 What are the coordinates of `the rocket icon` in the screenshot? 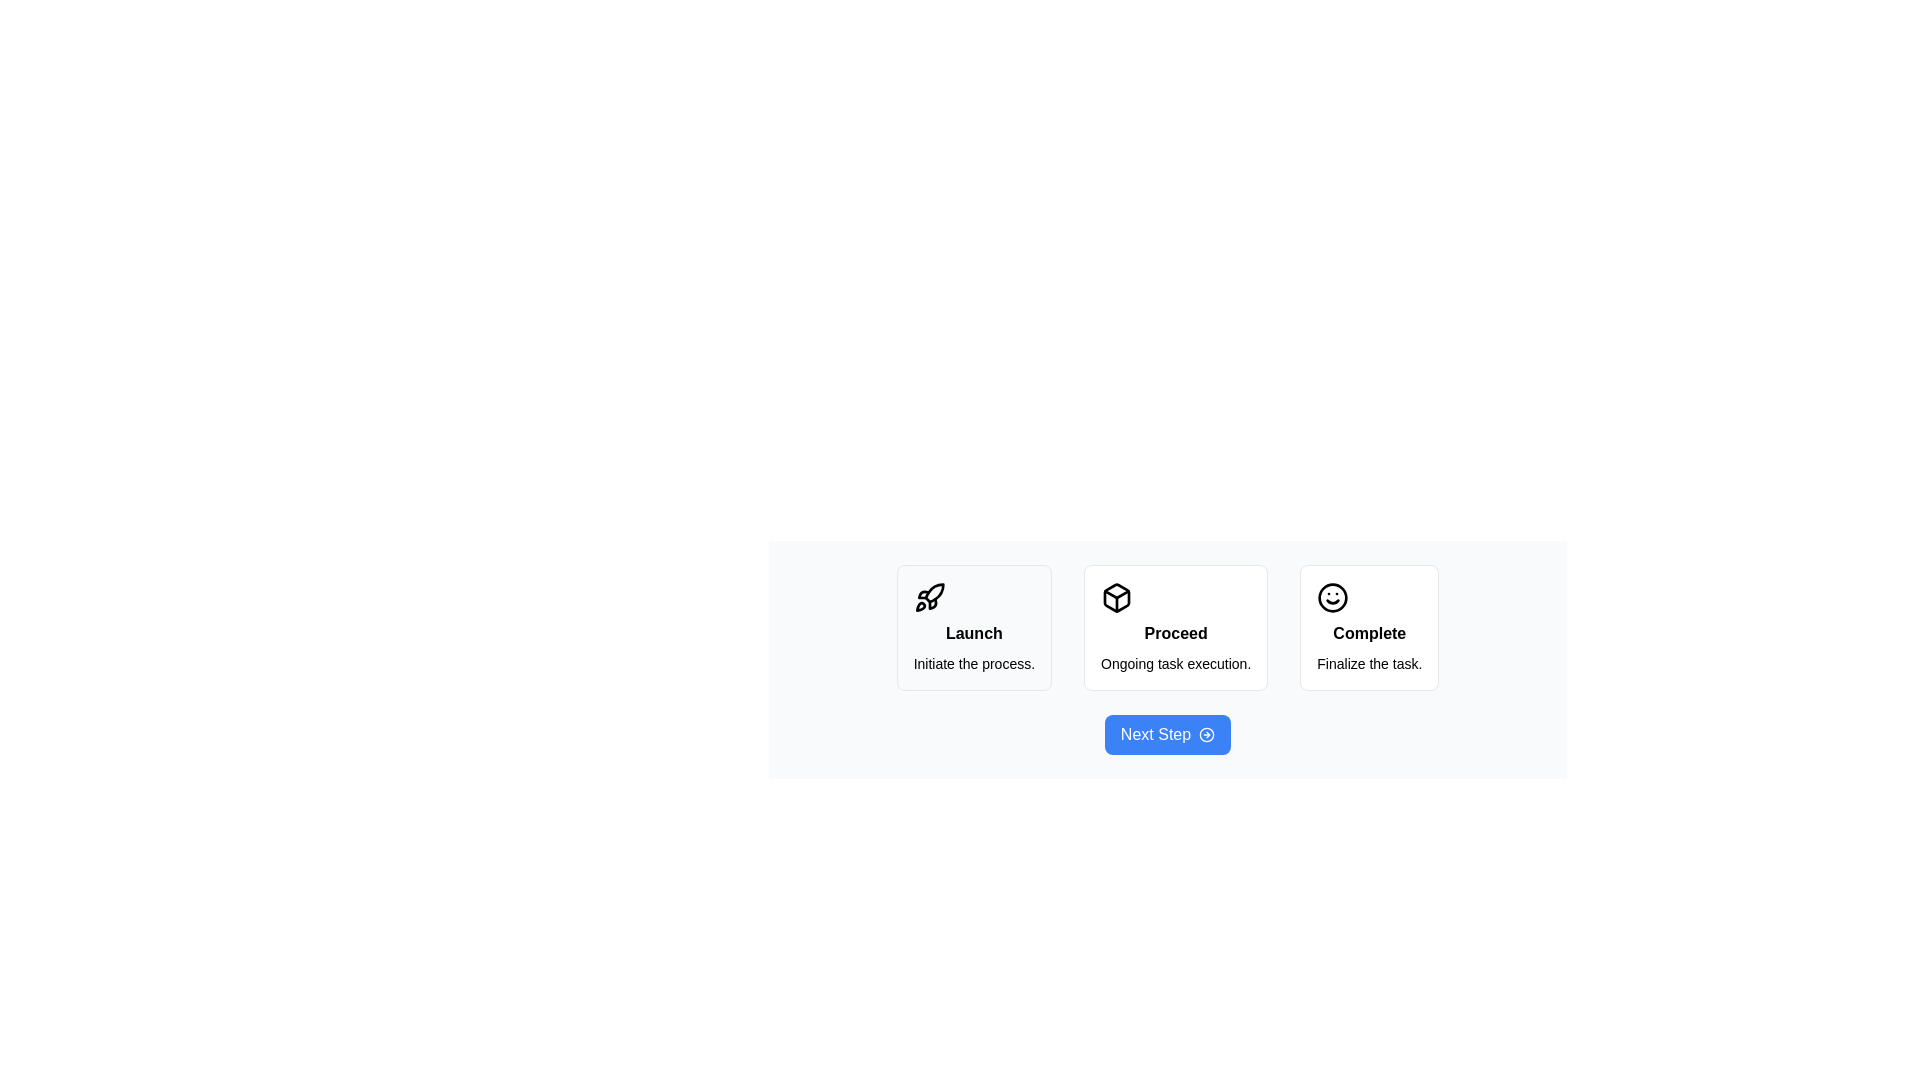 It's located at (974, 596).